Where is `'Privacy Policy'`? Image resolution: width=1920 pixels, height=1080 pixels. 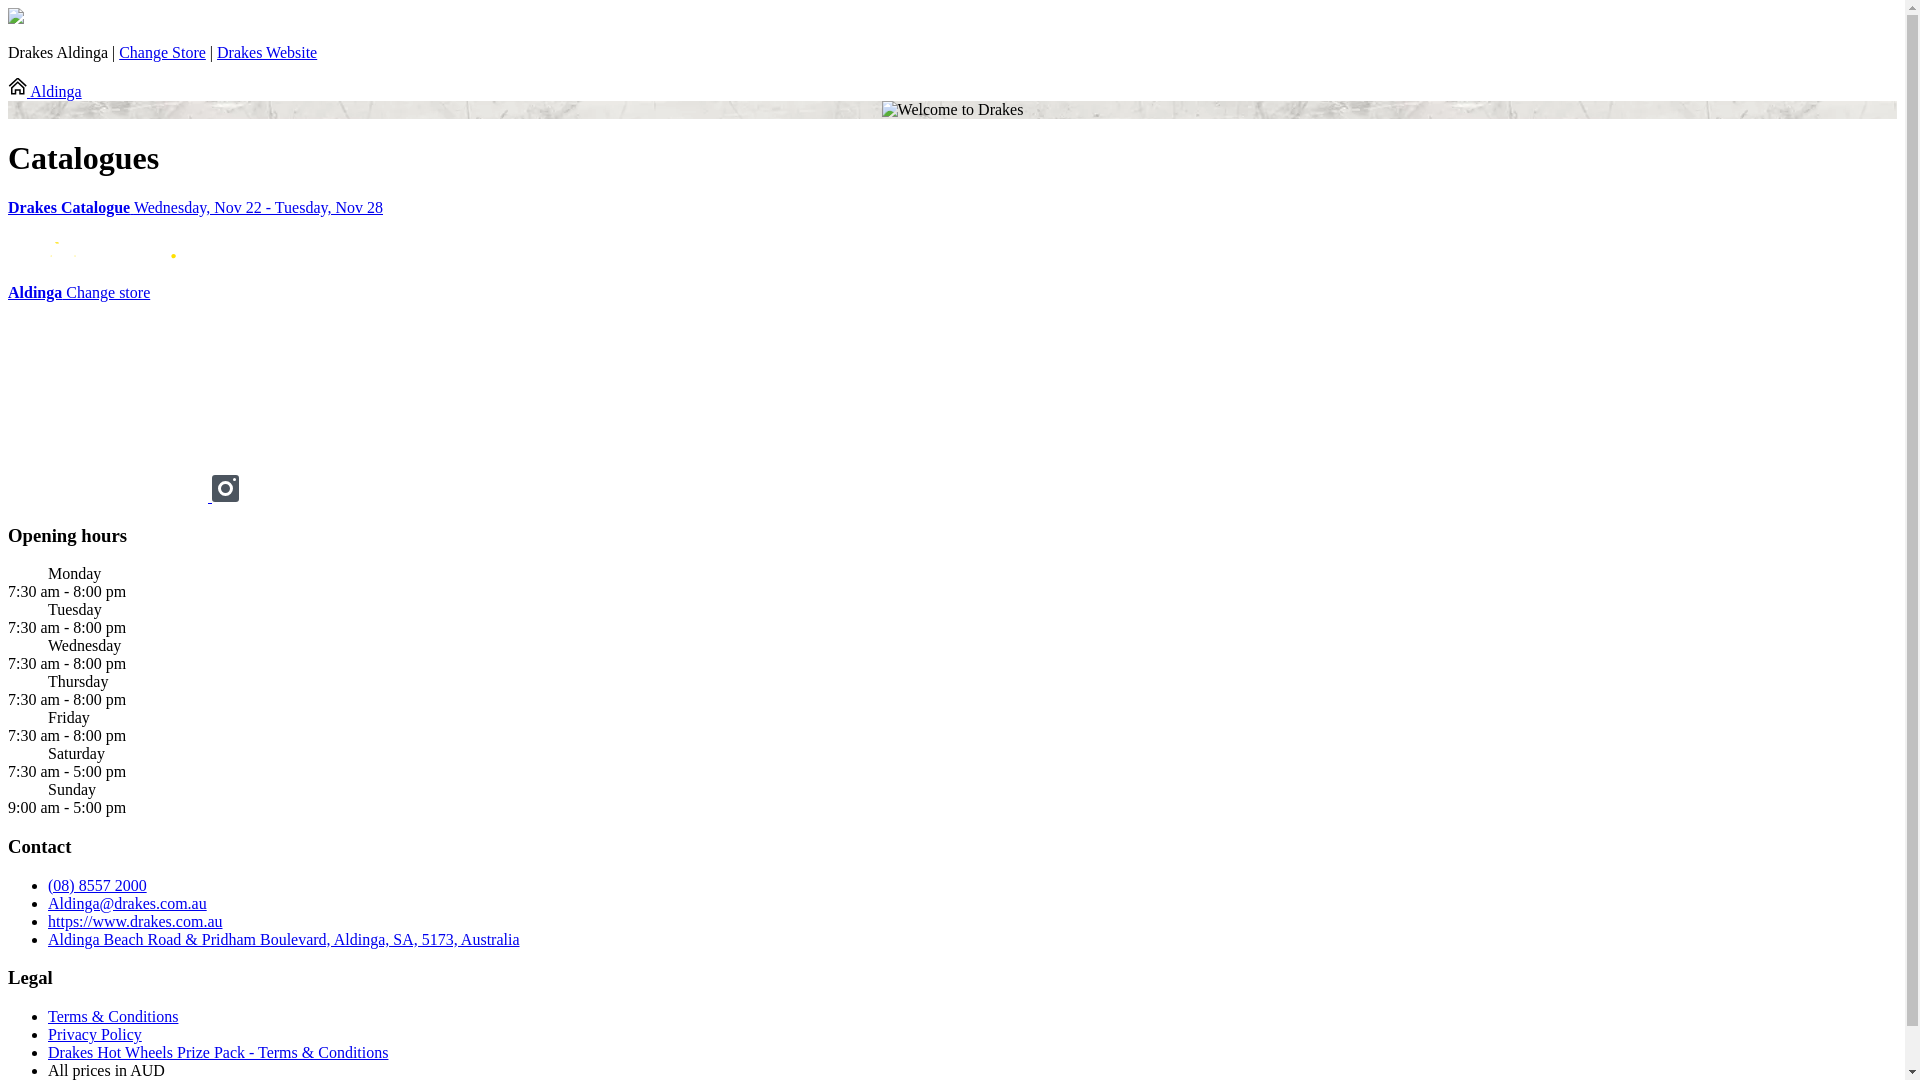 'Privacy Policy' is located at coordinates (94, 1034).